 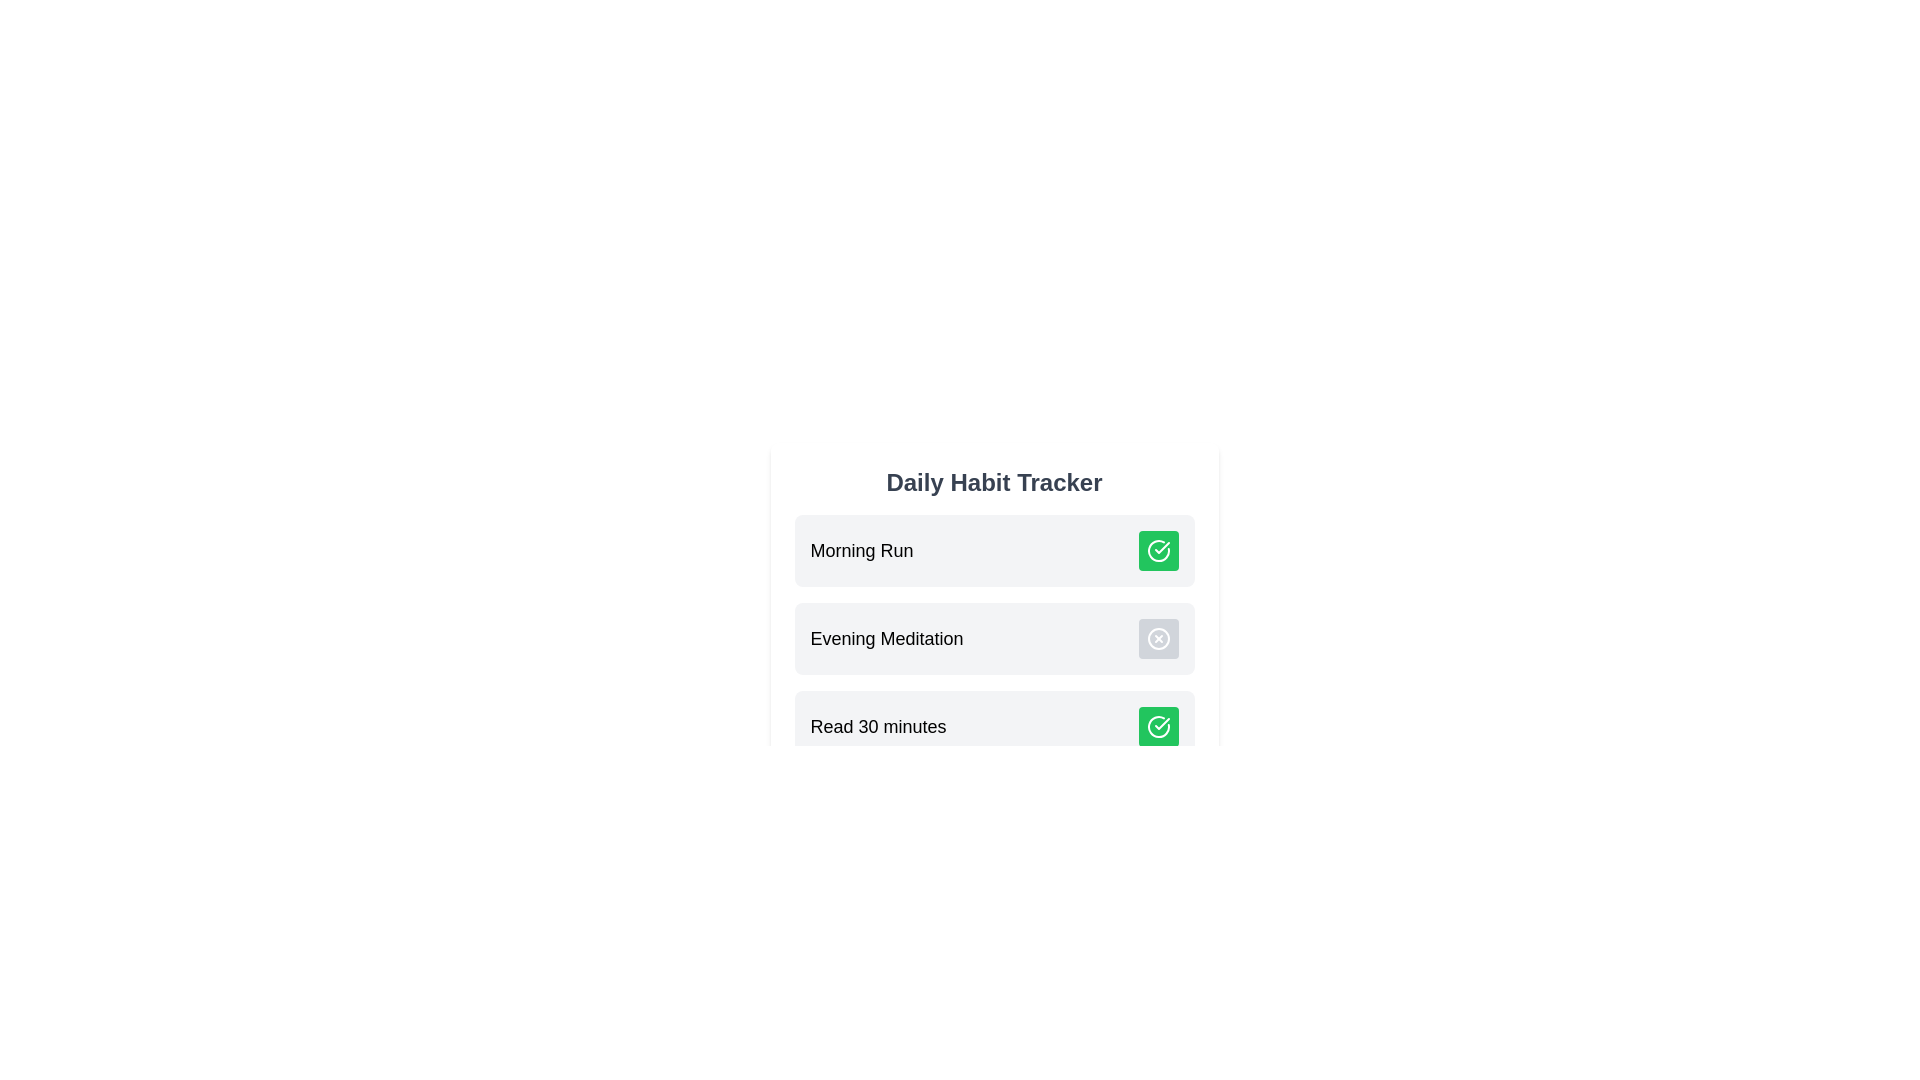 I want to click on the checkmark icon within the green square button indicating the completion of the 'Read 30 minutes' habit tracker item, so click(x=1161, y=724).